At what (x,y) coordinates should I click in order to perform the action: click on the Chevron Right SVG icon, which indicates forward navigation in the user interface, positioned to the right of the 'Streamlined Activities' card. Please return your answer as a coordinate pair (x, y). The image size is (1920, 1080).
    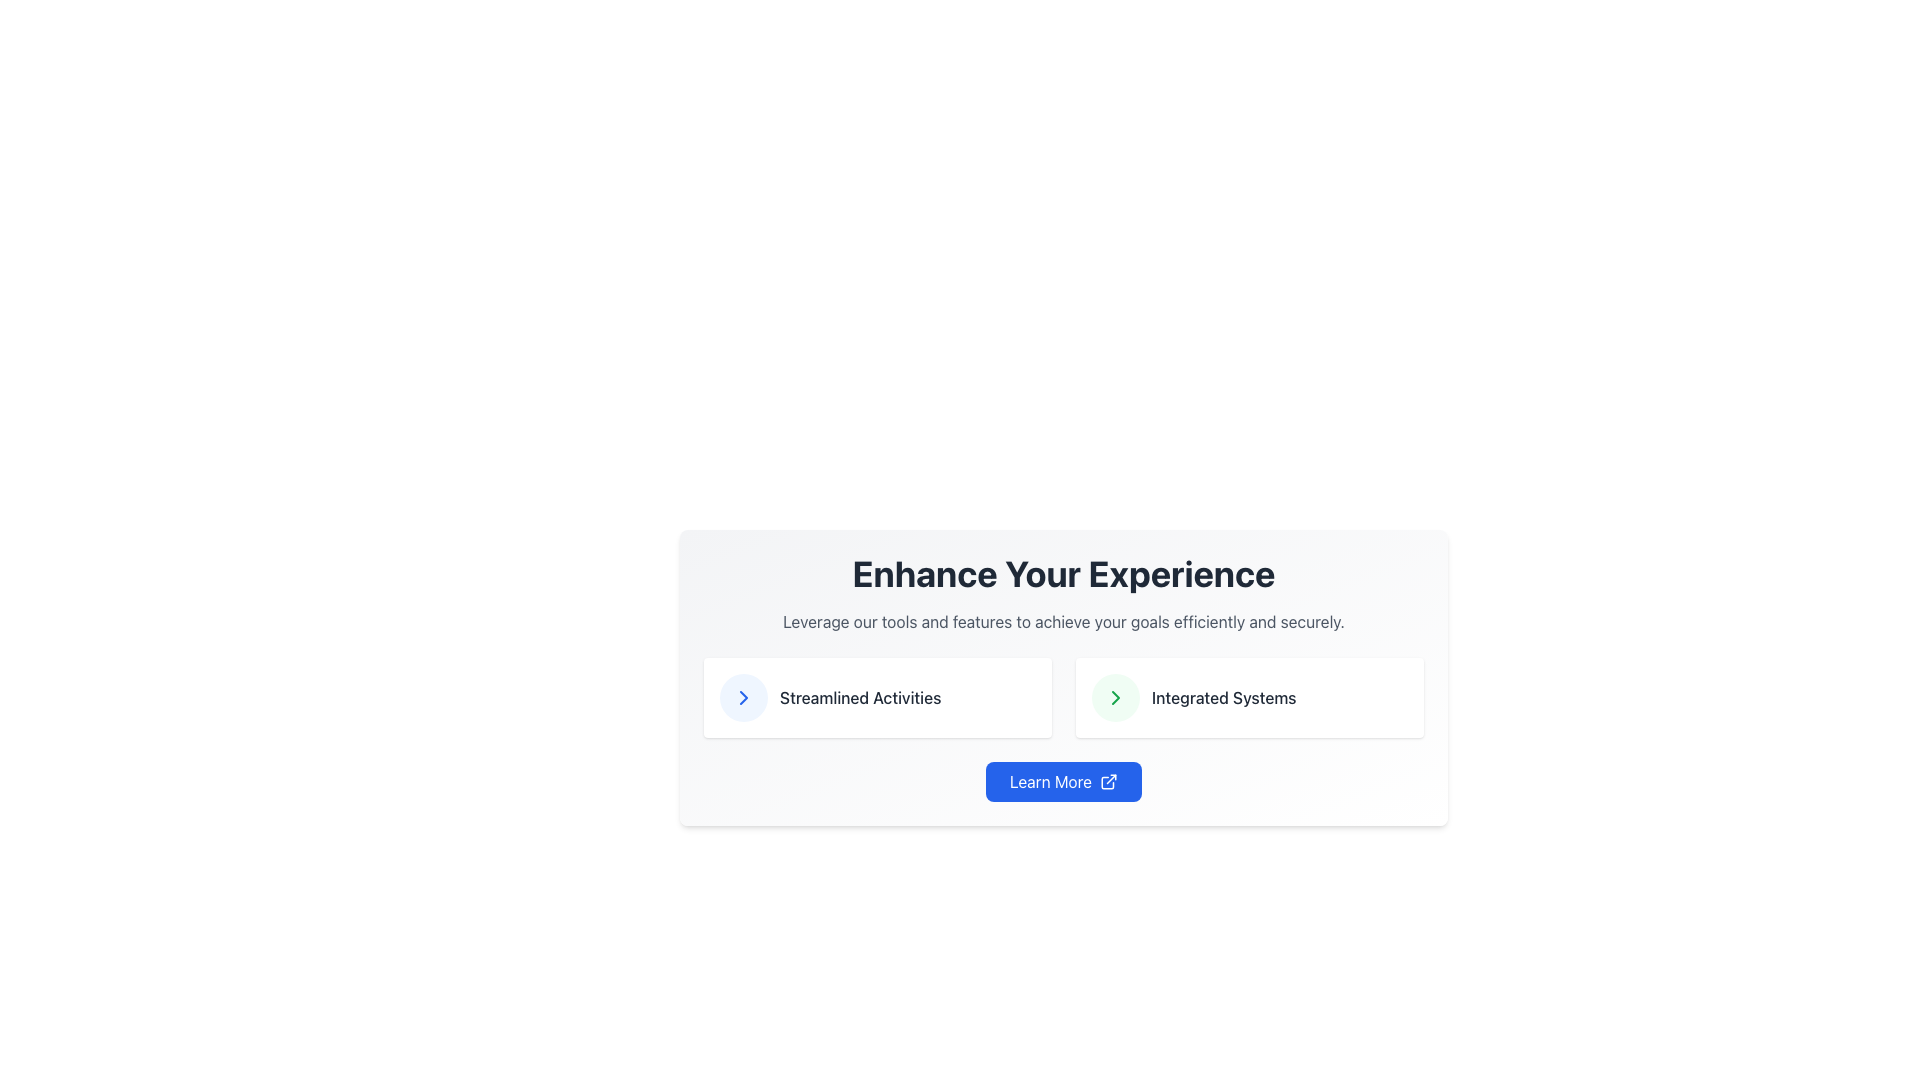
    Looking at the image, I should click on (743, 697).